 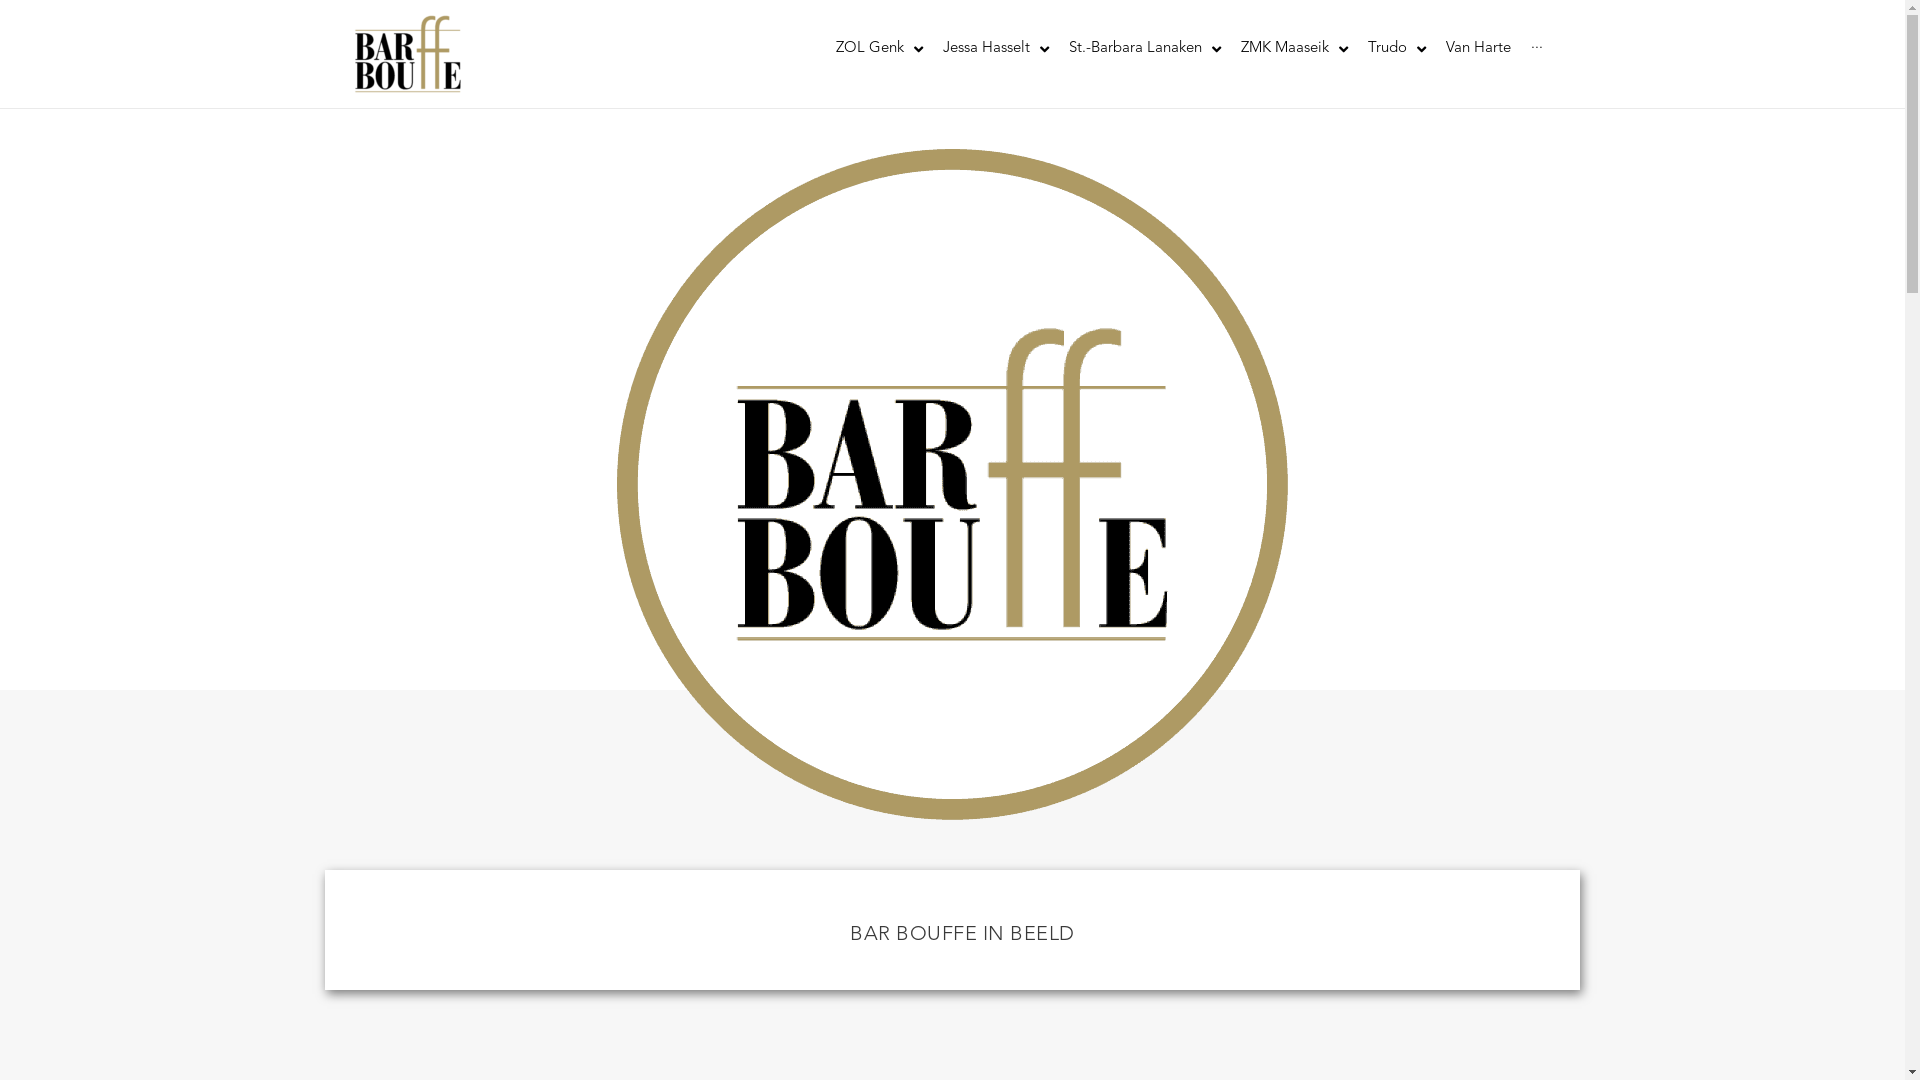 I want to click on 'Jessa Hasselt', so click(x=994, y=48).